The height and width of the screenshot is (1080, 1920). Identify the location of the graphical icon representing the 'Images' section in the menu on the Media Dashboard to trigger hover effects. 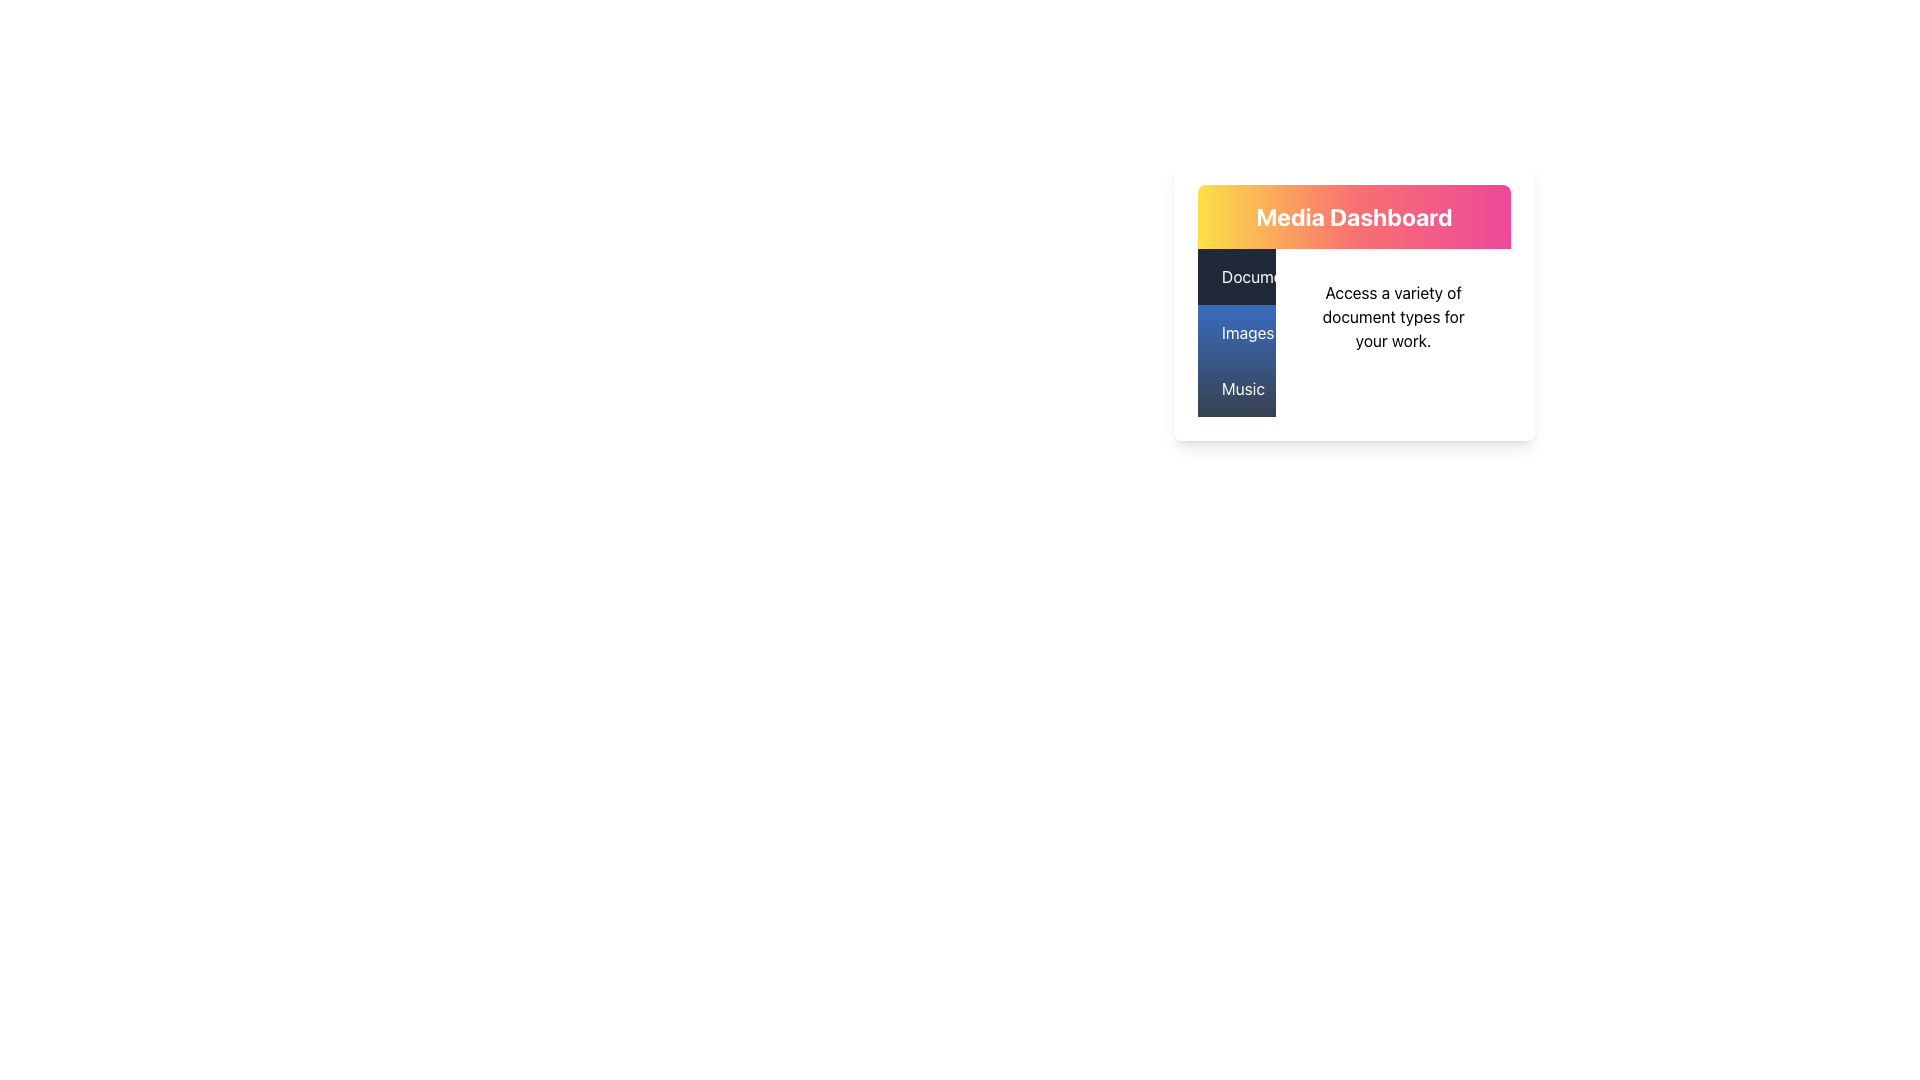
(1224, 331).